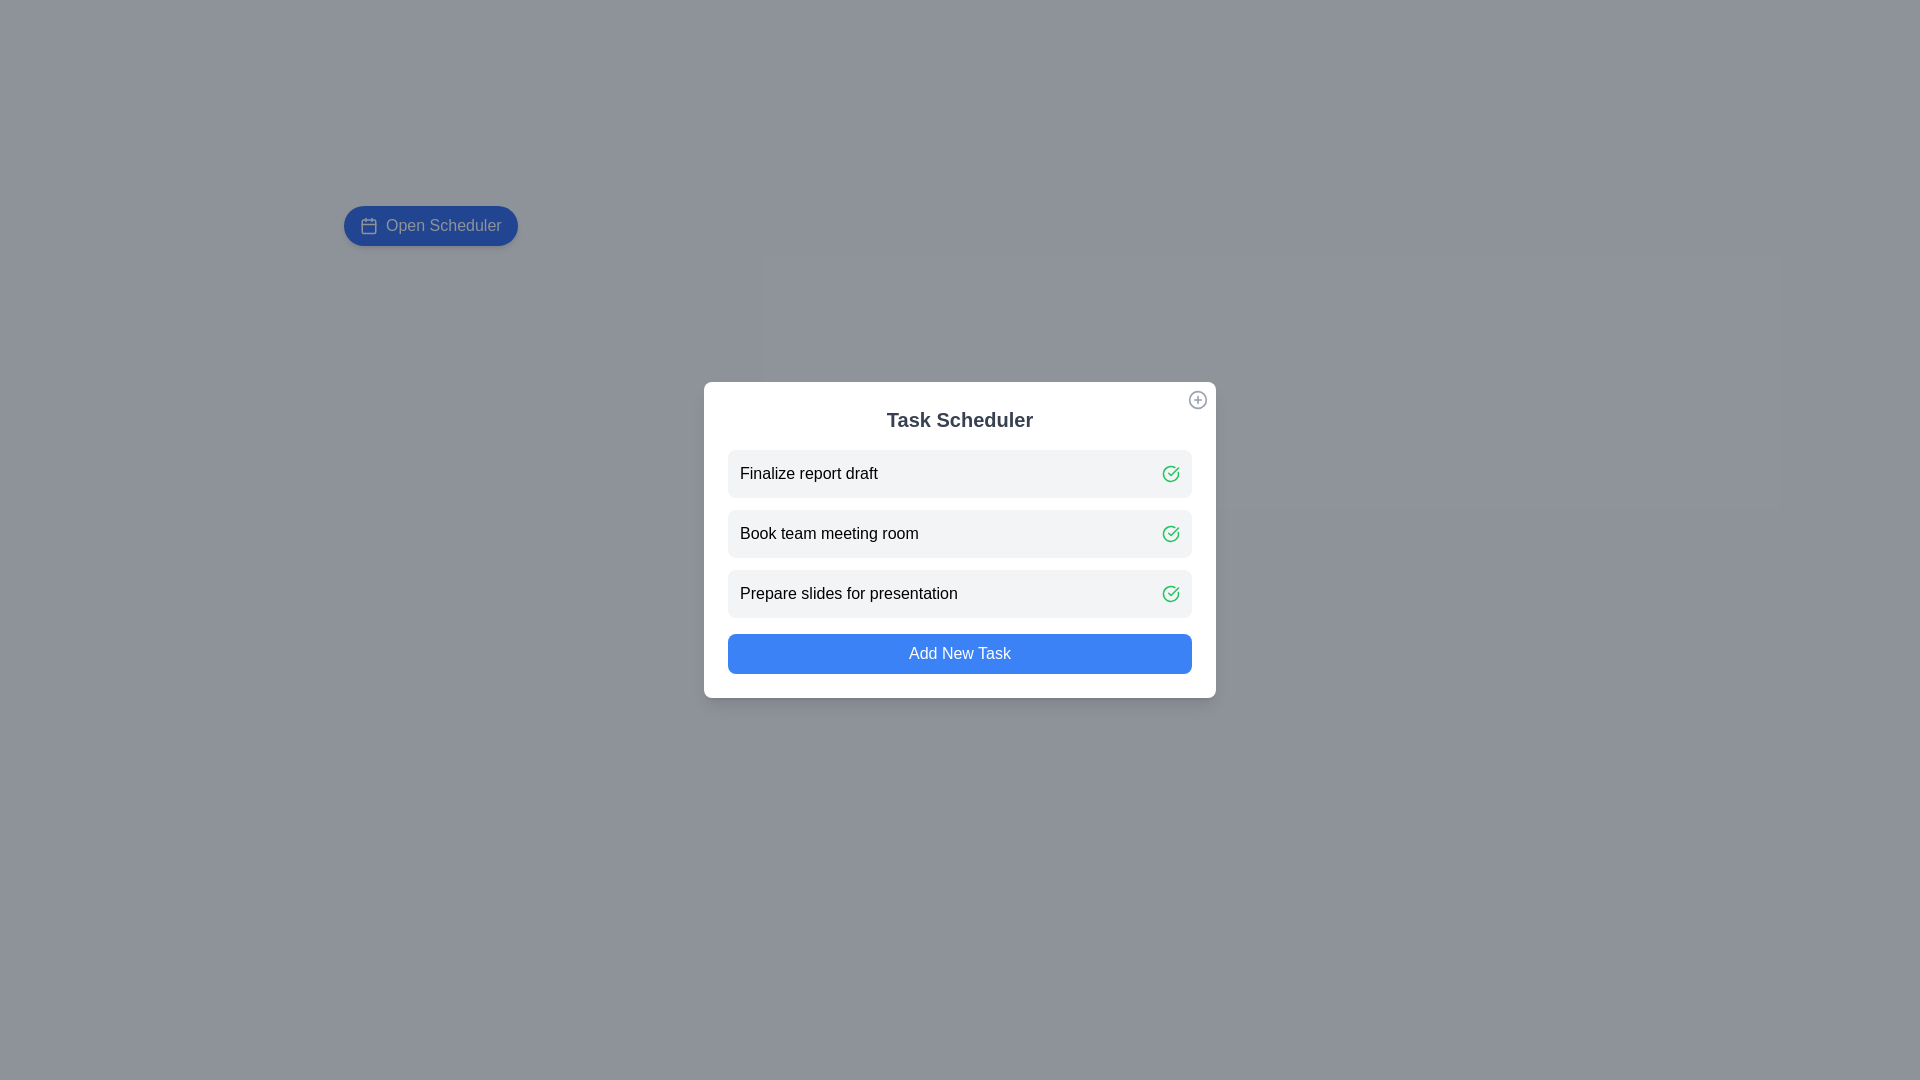  What do you see at coordinates (960, 474) in the screenshot?
I see `the status of the first task entry in the task scheduler application, which is positioned at the top of a vertical list of tasks` at bounding box center [960, 474].